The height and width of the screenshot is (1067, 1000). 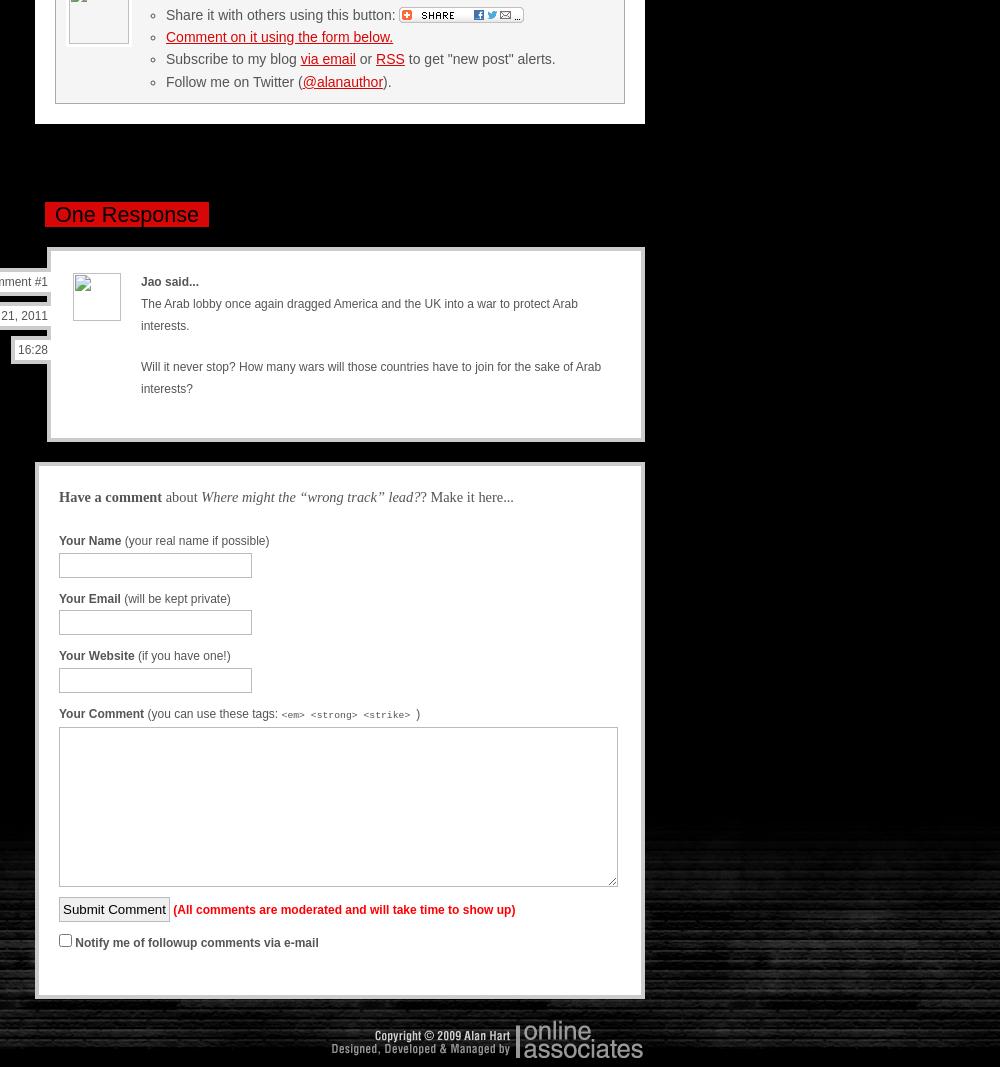 I want to click on 'Have a comment', so click(x=109, y=496).